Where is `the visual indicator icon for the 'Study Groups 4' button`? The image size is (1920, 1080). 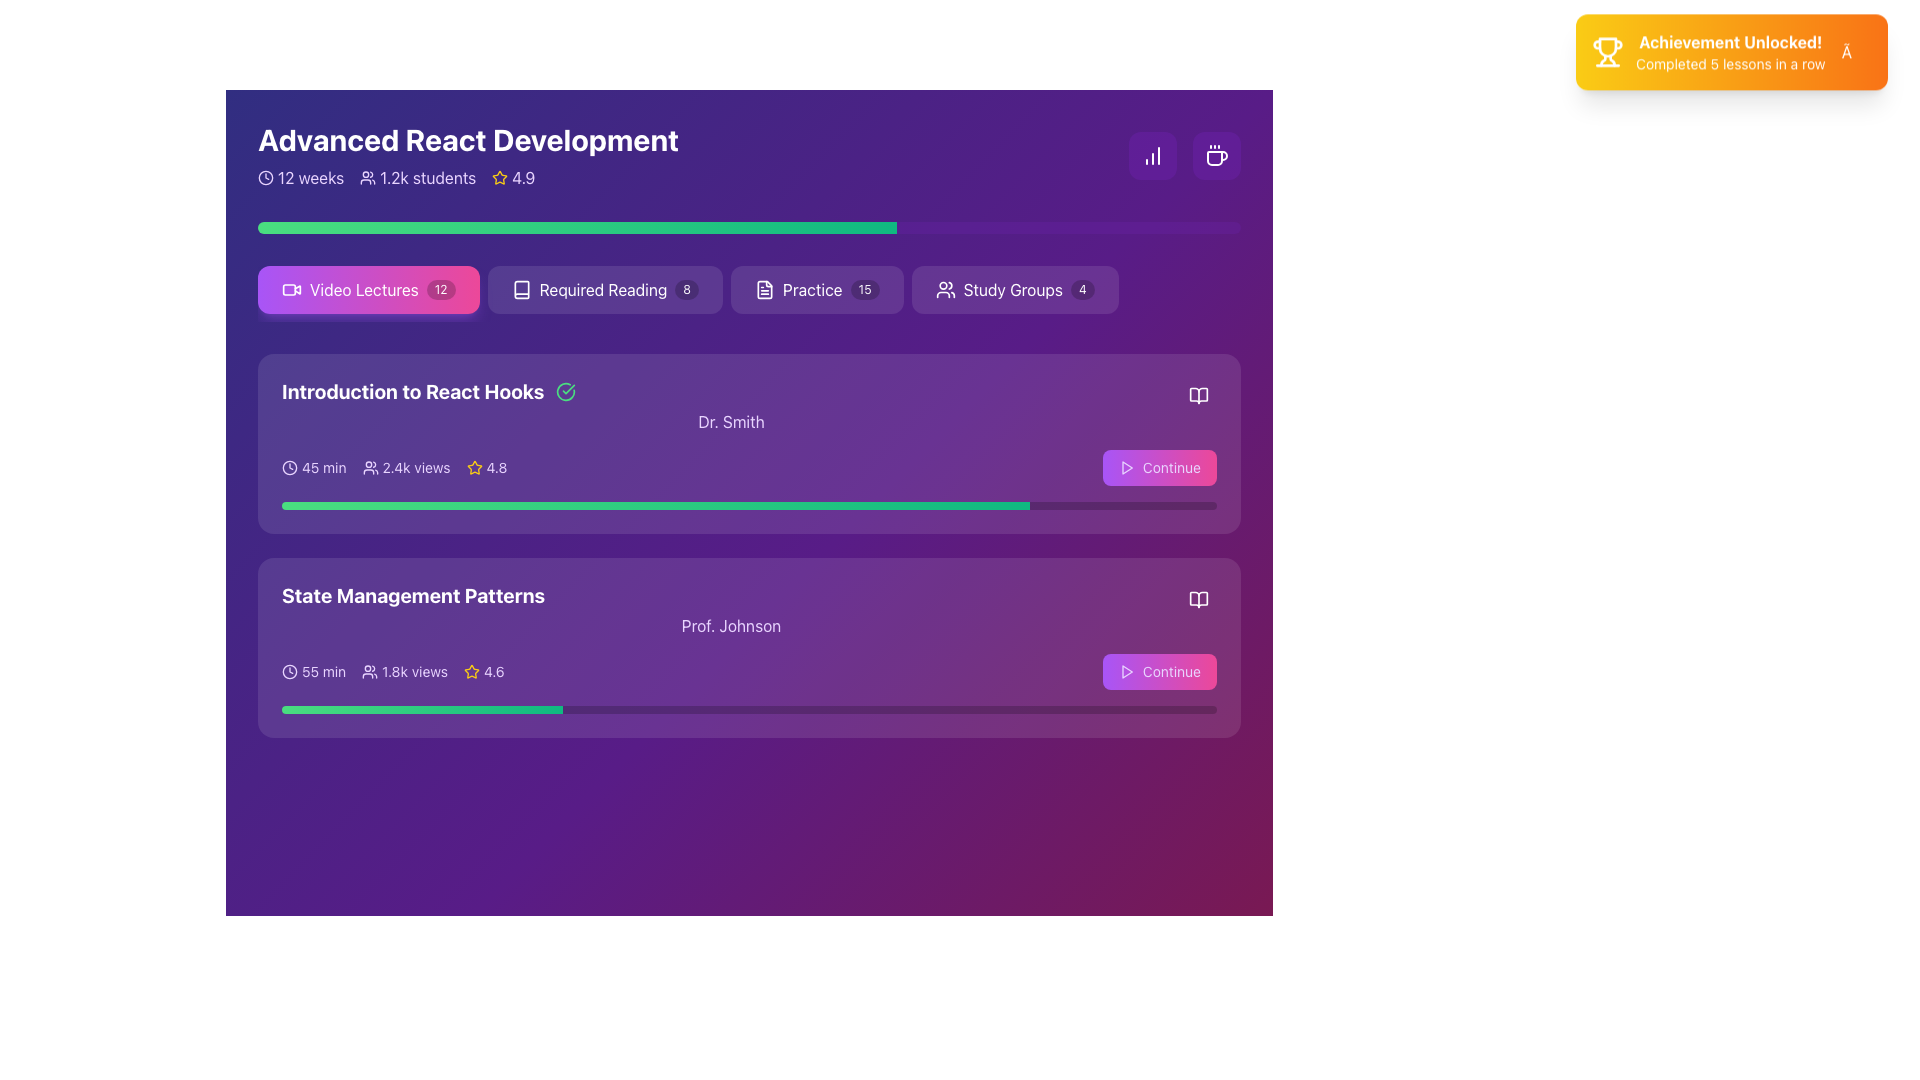
the visual indicator icon for the 'Study Groups 4' button is located at coordinates (944, 289).